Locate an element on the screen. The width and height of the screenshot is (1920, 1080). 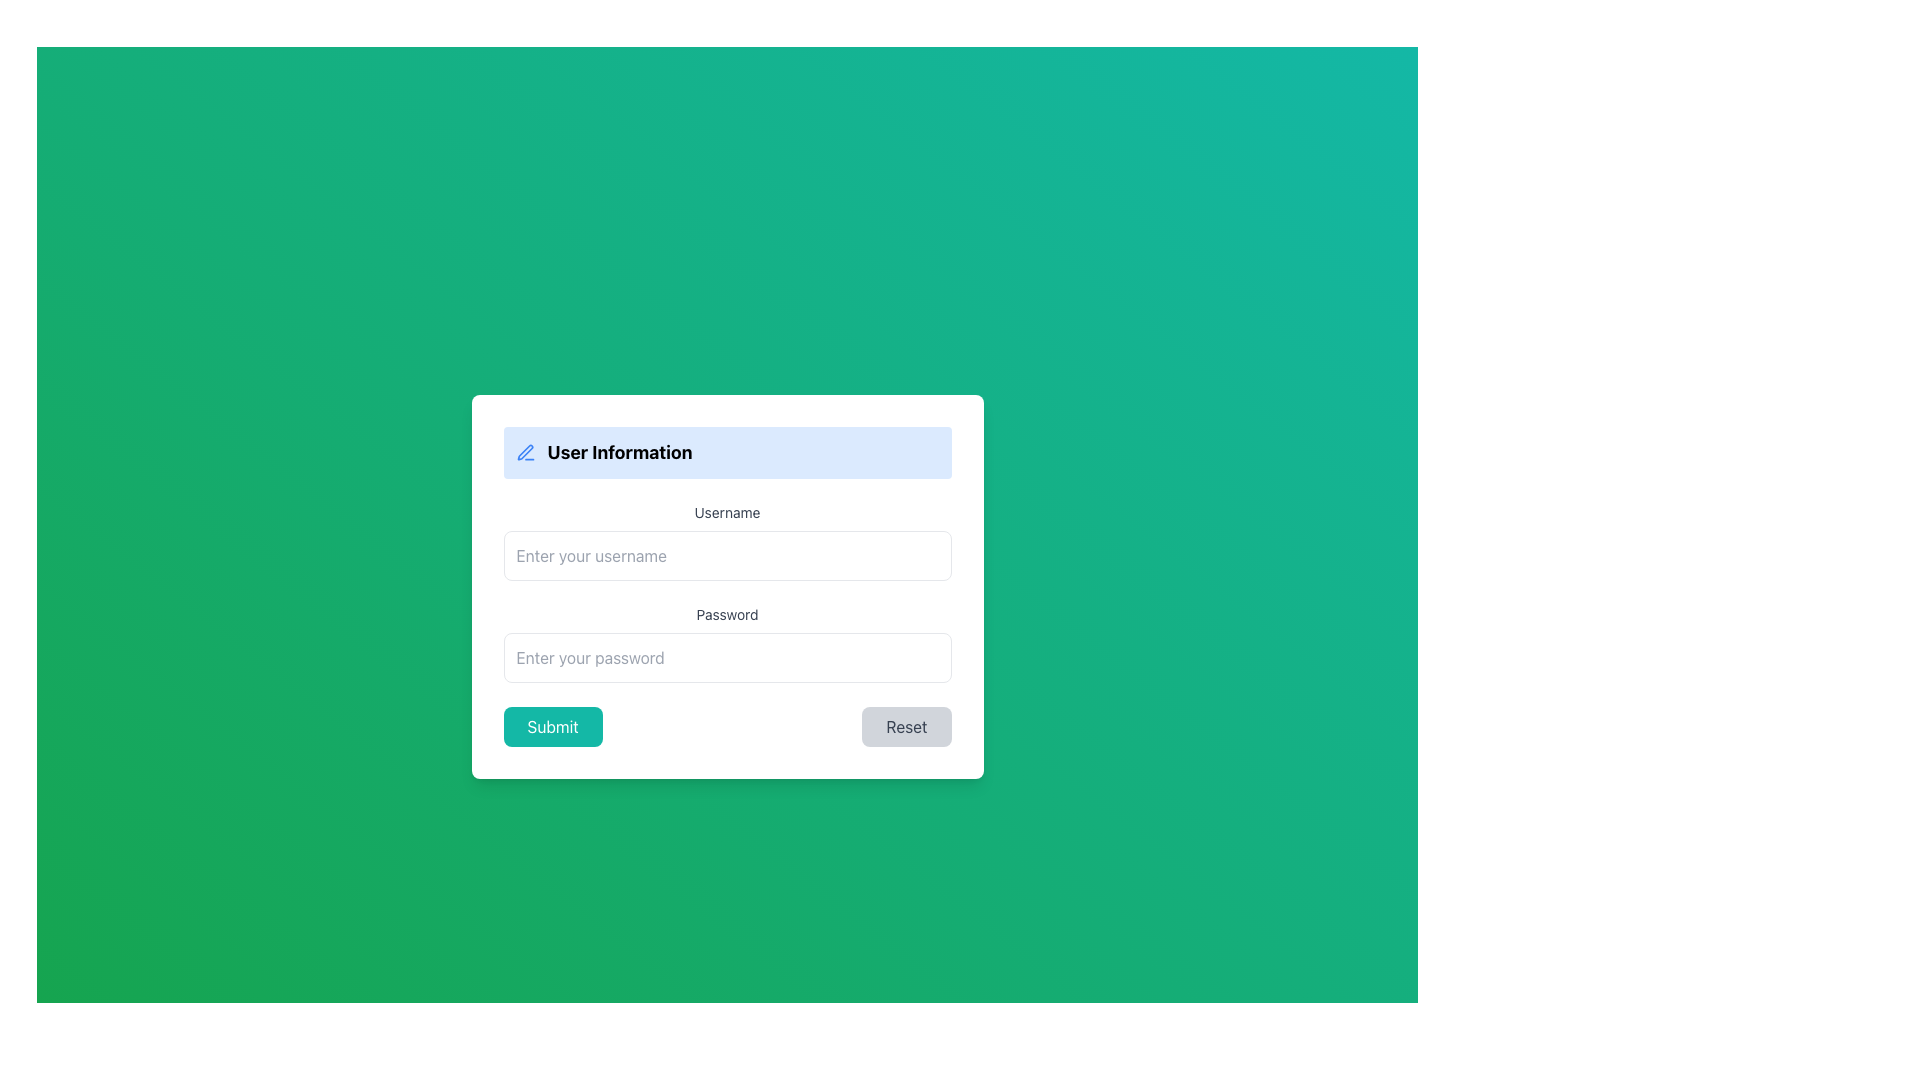
the Text label that indicates the input field for entering the username, which is located near the upper middle portion of the form is located at coordinates (726, 512).